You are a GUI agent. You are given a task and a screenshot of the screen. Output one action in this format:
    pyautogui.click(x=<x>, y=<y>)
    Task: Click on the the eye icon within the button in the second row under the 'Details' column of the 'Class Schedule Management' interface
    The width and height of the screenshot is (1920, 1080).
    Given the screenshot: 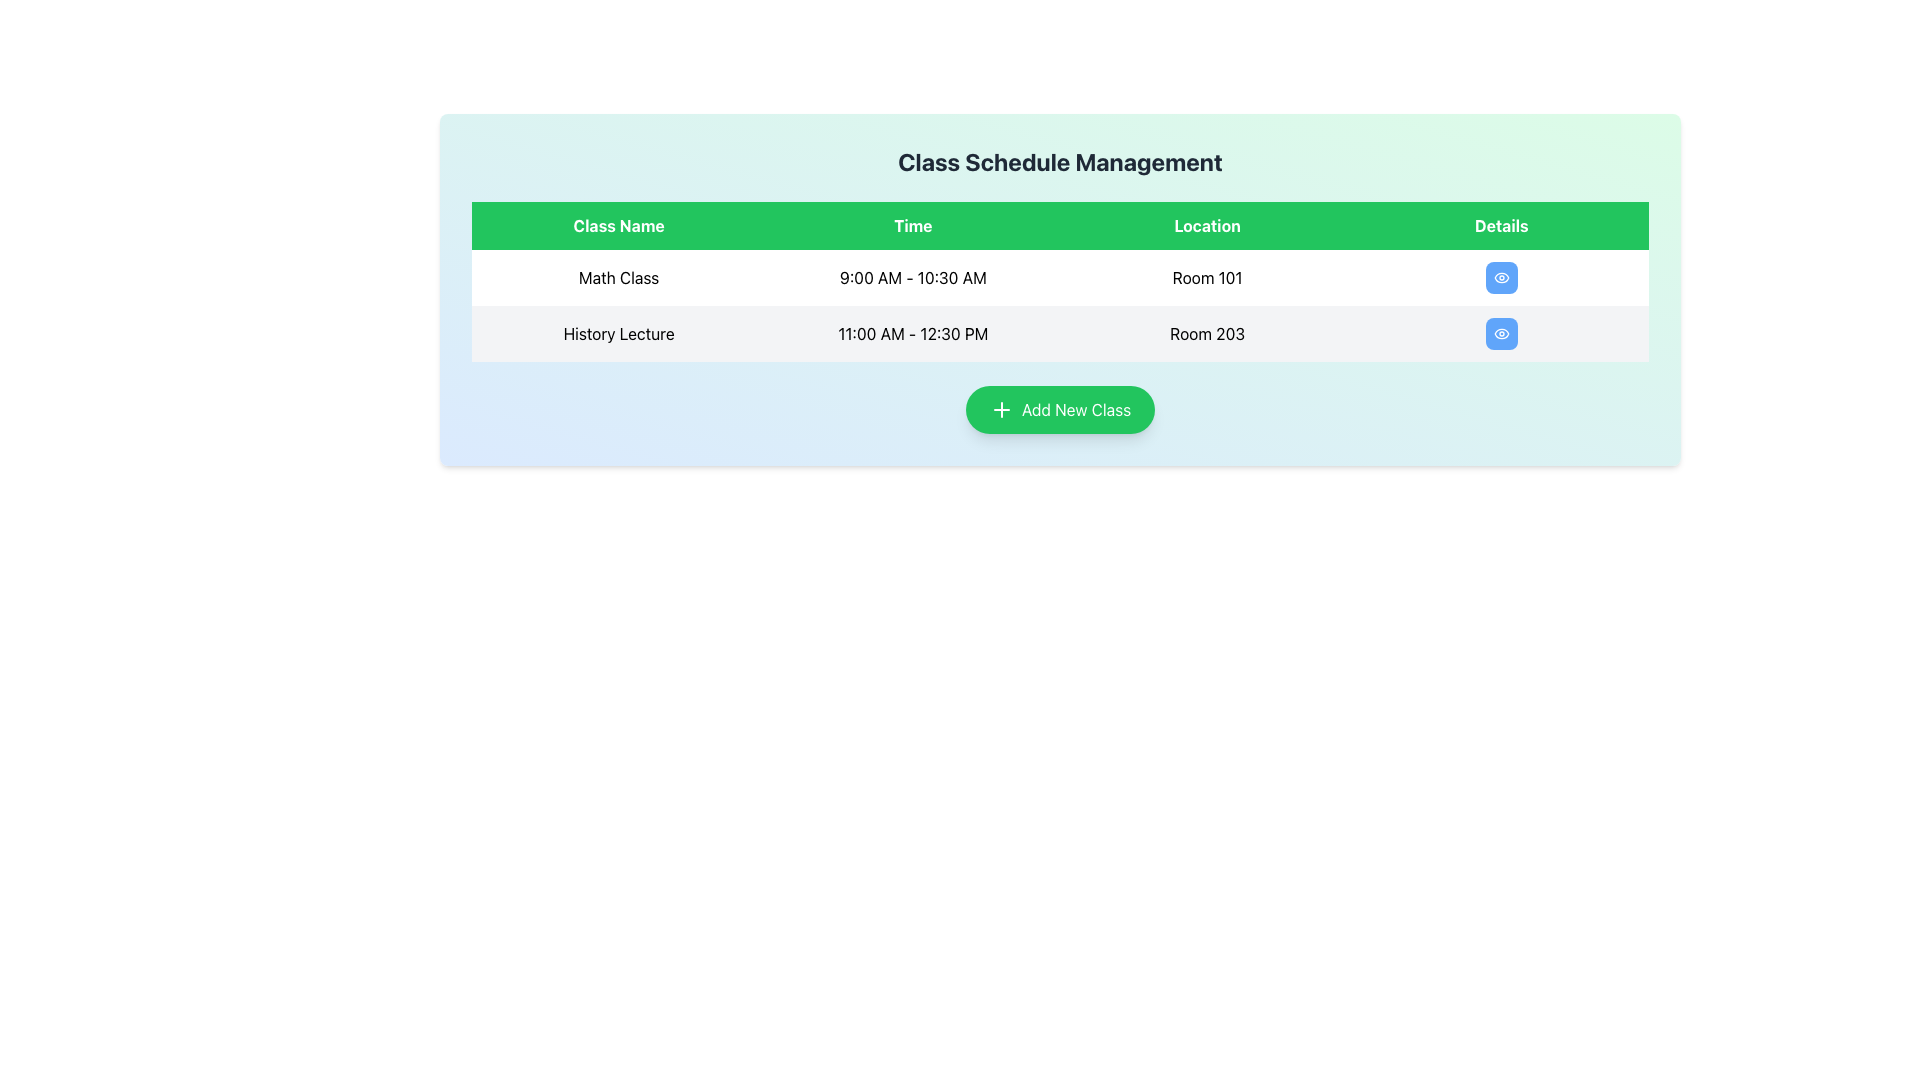 What is the action you would take?
    pyautogui.click(x=1501, y=277)
    